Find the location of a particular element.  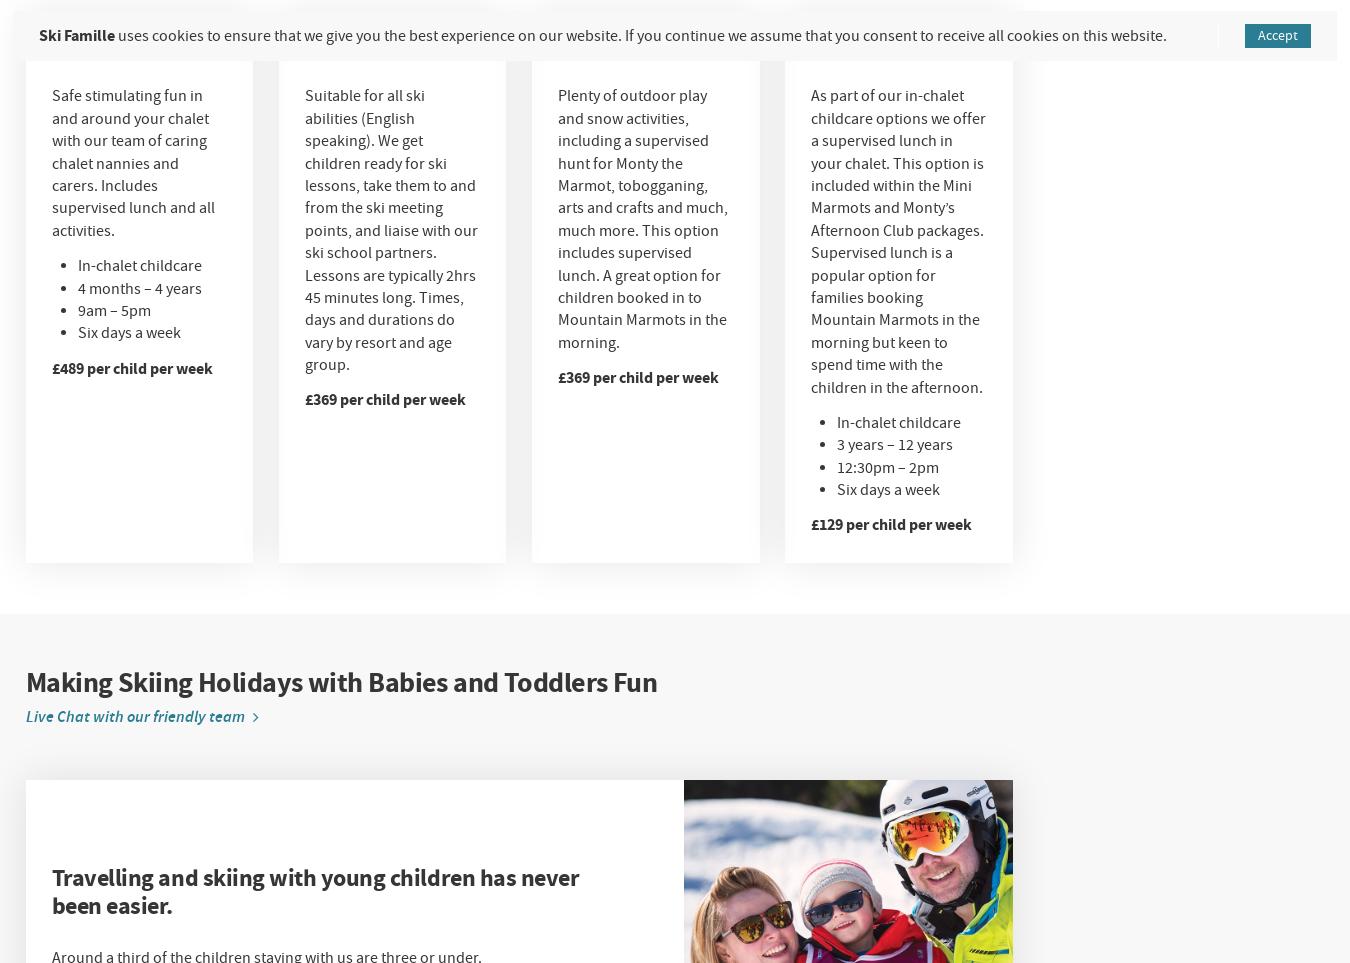

'uses cookies to ensure that we give you the best experience on our website. If you continue we assume that you consent to receive all cookies on this website.' is located at coordinates (640, 33).